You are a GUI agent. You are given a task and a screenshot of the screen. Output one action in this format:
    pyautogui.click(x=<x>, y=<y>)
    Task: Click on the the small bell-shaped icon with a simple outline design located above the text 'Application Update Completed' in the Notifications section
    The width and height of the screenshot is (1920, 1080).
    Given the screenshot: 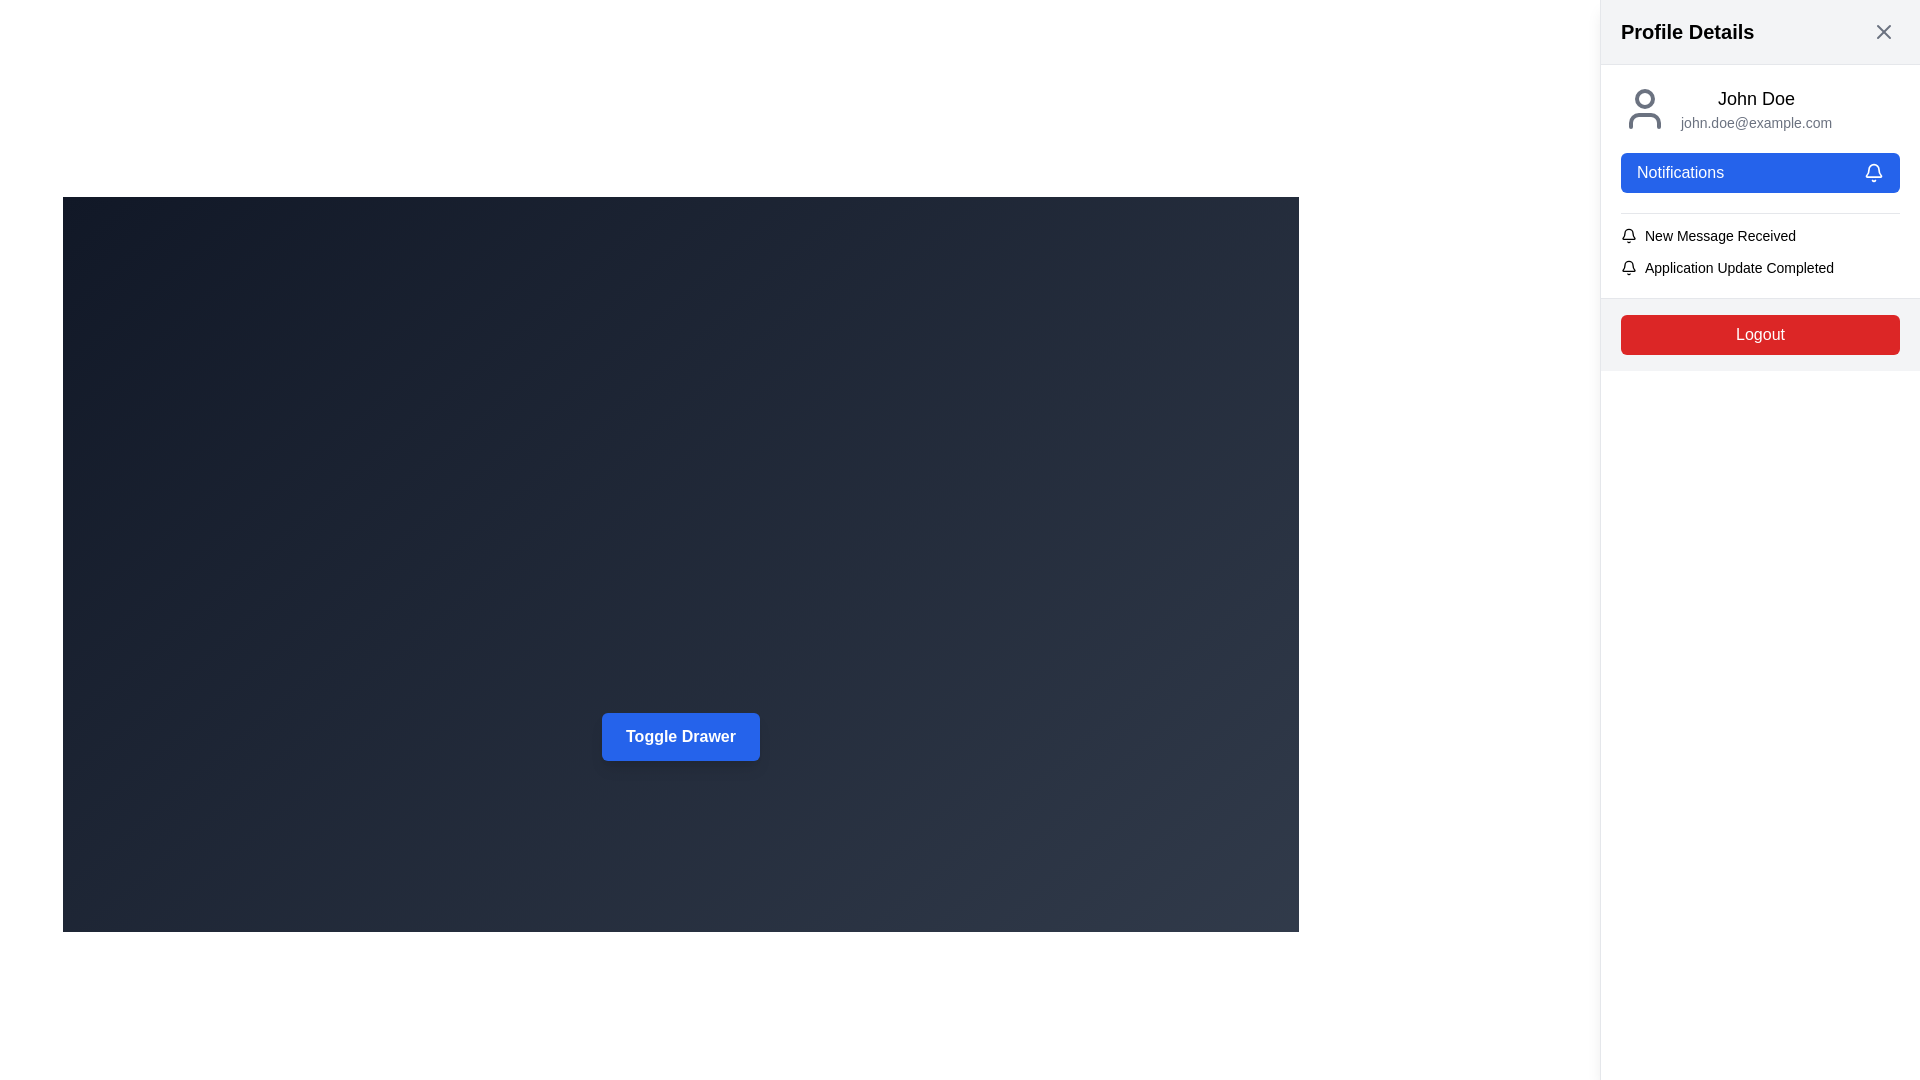 What is the action you would take?
    pyautogui.click(x=1628, y=266)
    